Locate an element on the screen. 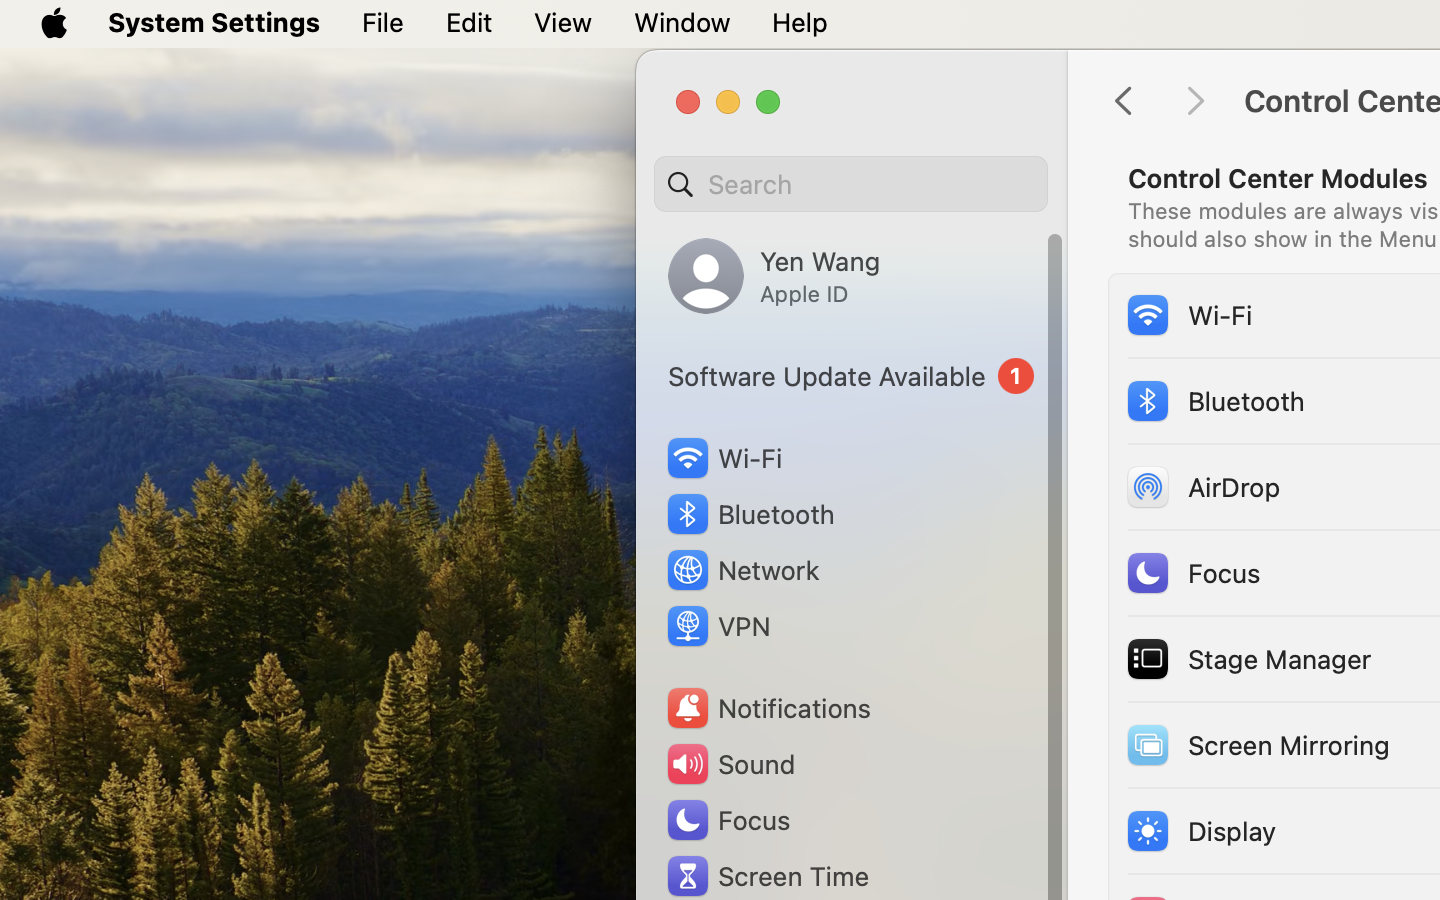 Image resolution: width=1440 pixels, height=900 pixels. 'Display' is located at coordinates (1199, 829).